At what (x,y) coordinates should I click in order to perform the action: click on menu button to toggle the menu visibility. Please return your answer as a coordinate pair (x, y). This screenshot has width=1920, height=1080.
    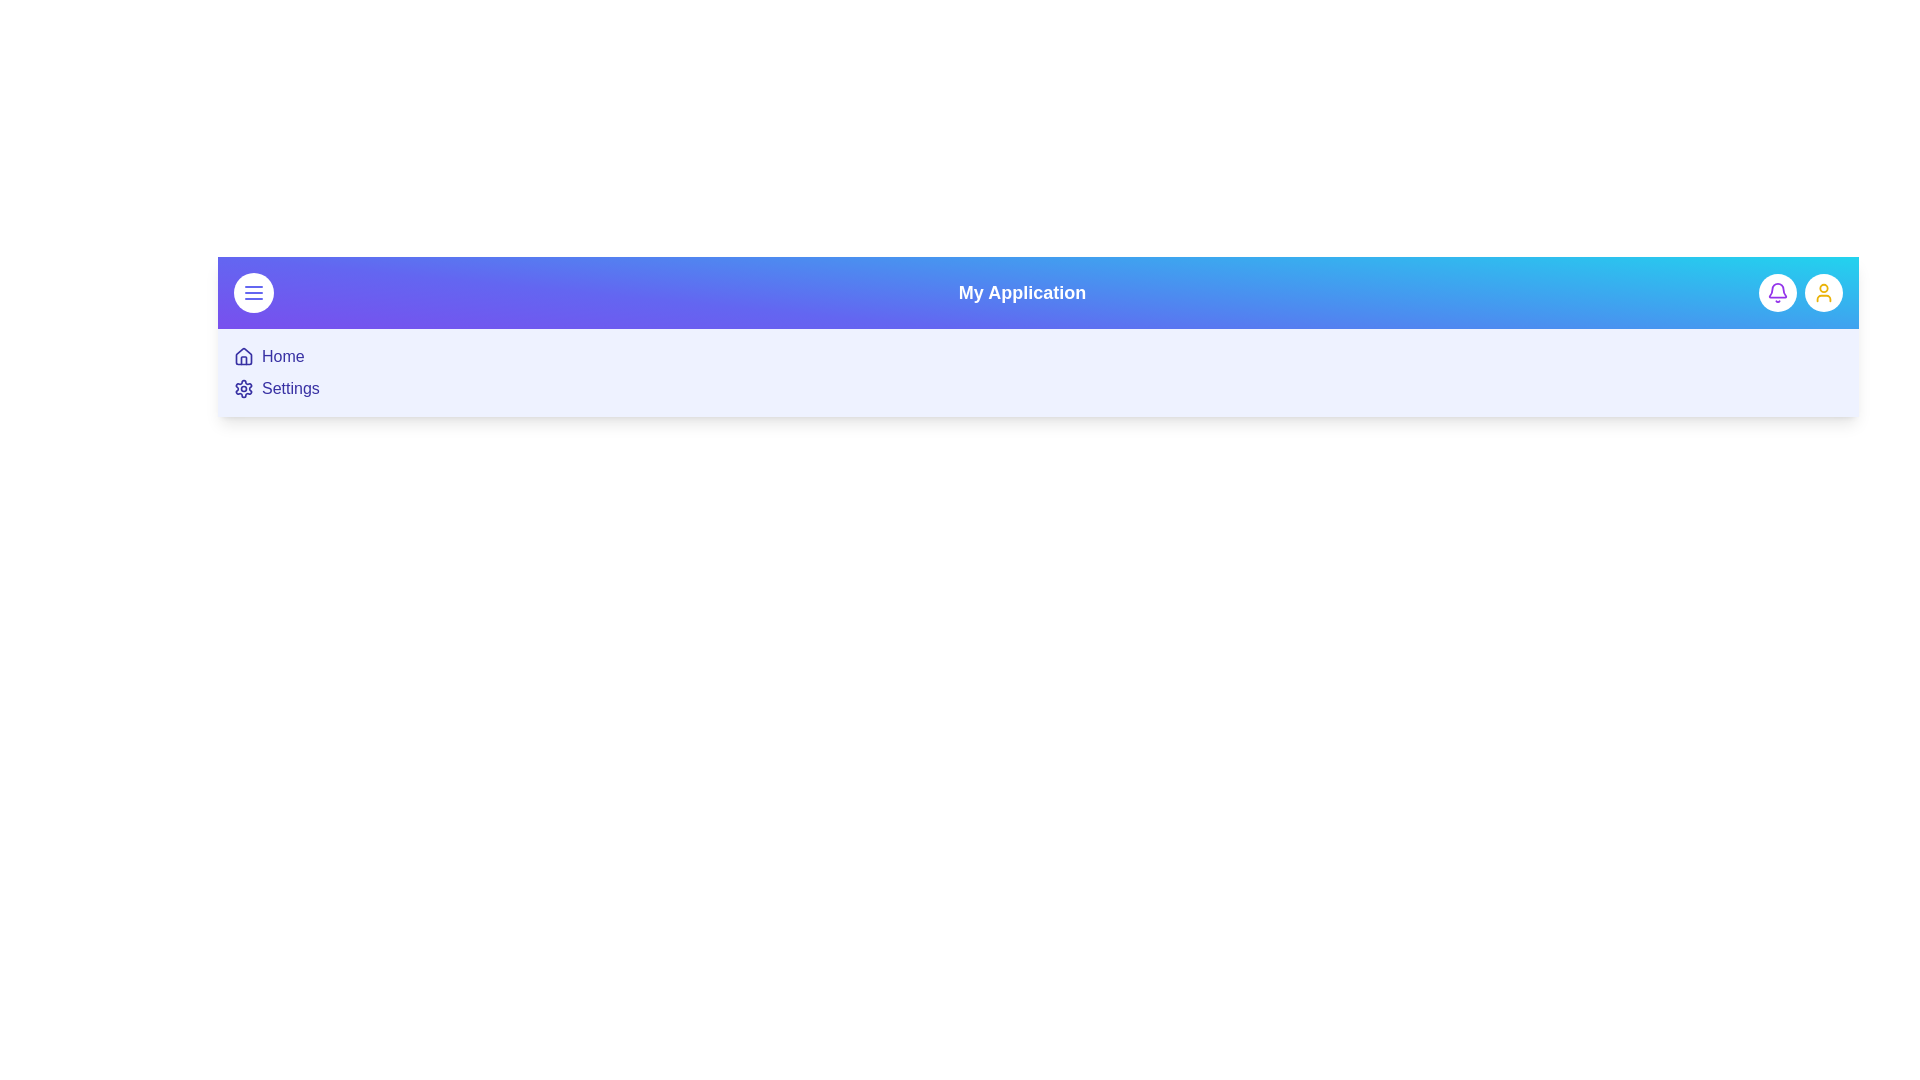
    Looking at the image, I should click on (253, 293).